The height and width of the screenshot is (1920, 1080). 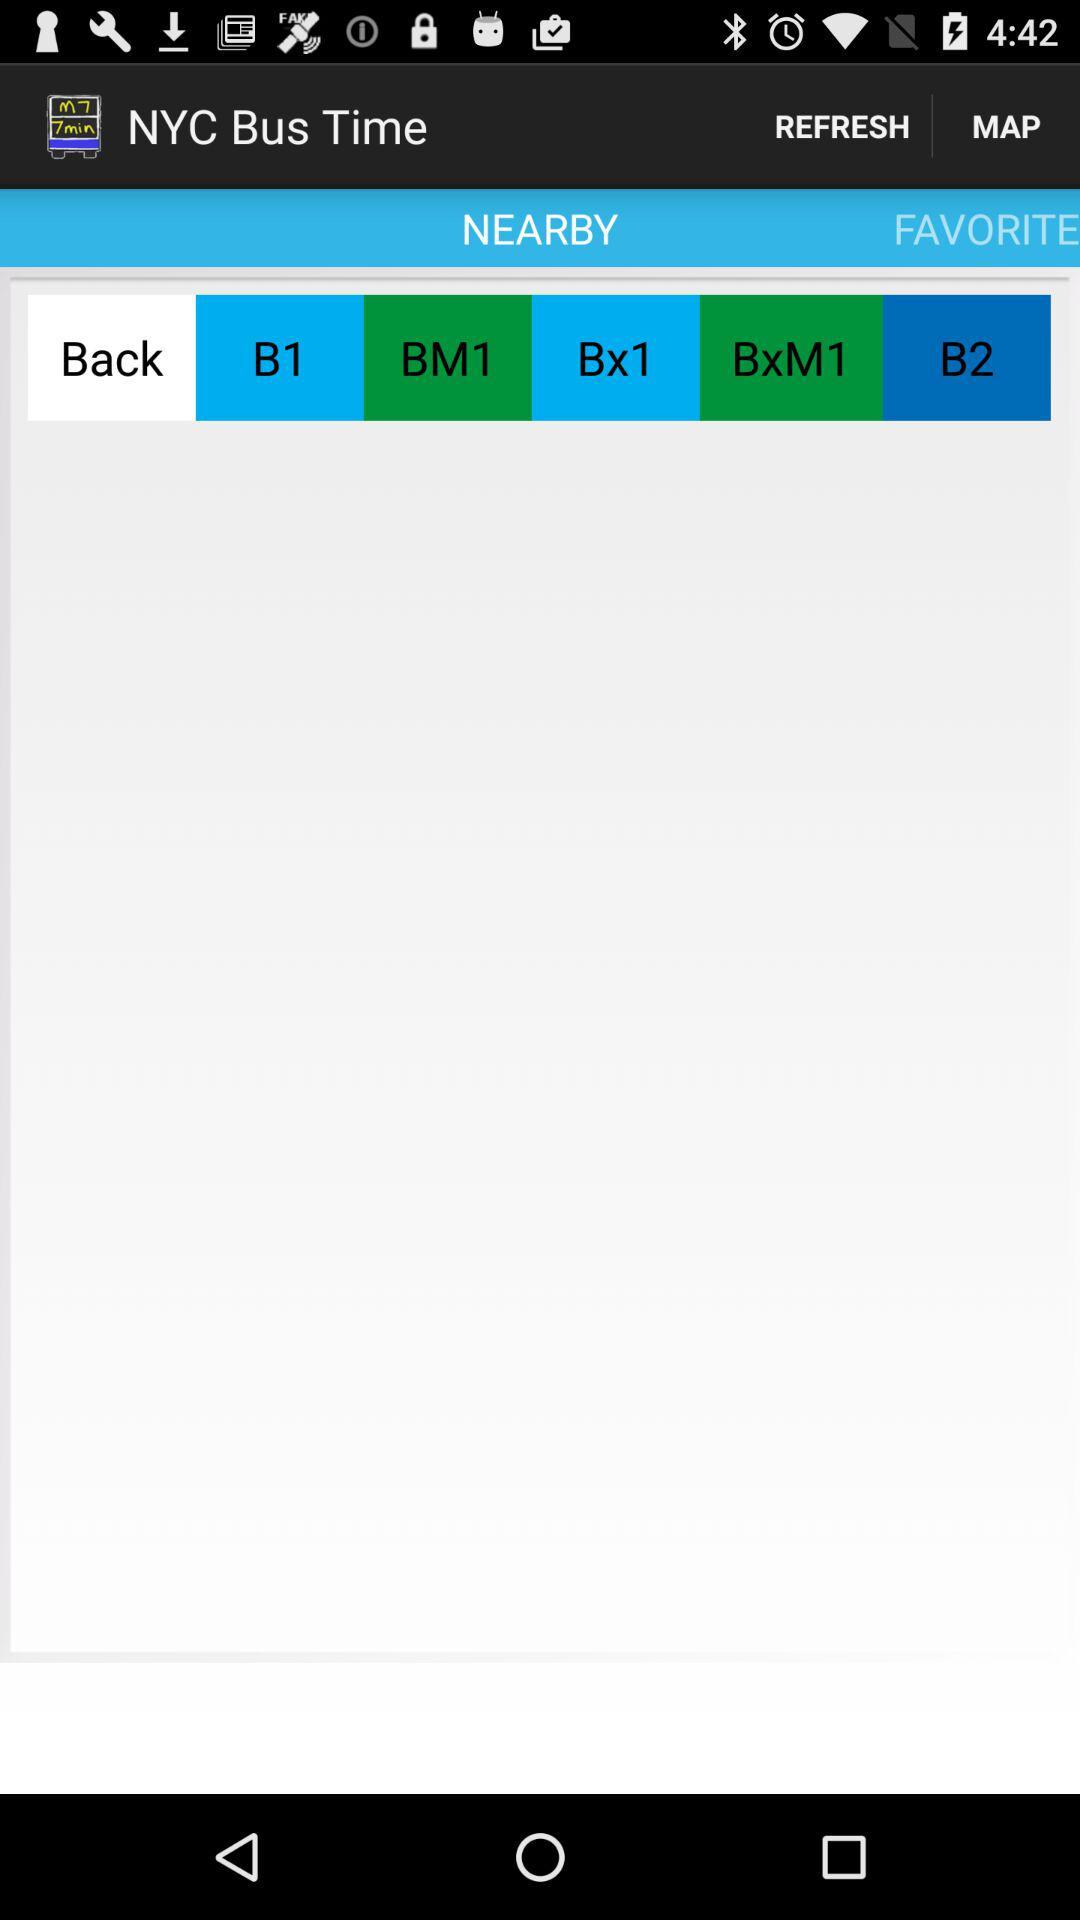 I want to click on icon next to the bm1 item, so click(x=614, y=357).